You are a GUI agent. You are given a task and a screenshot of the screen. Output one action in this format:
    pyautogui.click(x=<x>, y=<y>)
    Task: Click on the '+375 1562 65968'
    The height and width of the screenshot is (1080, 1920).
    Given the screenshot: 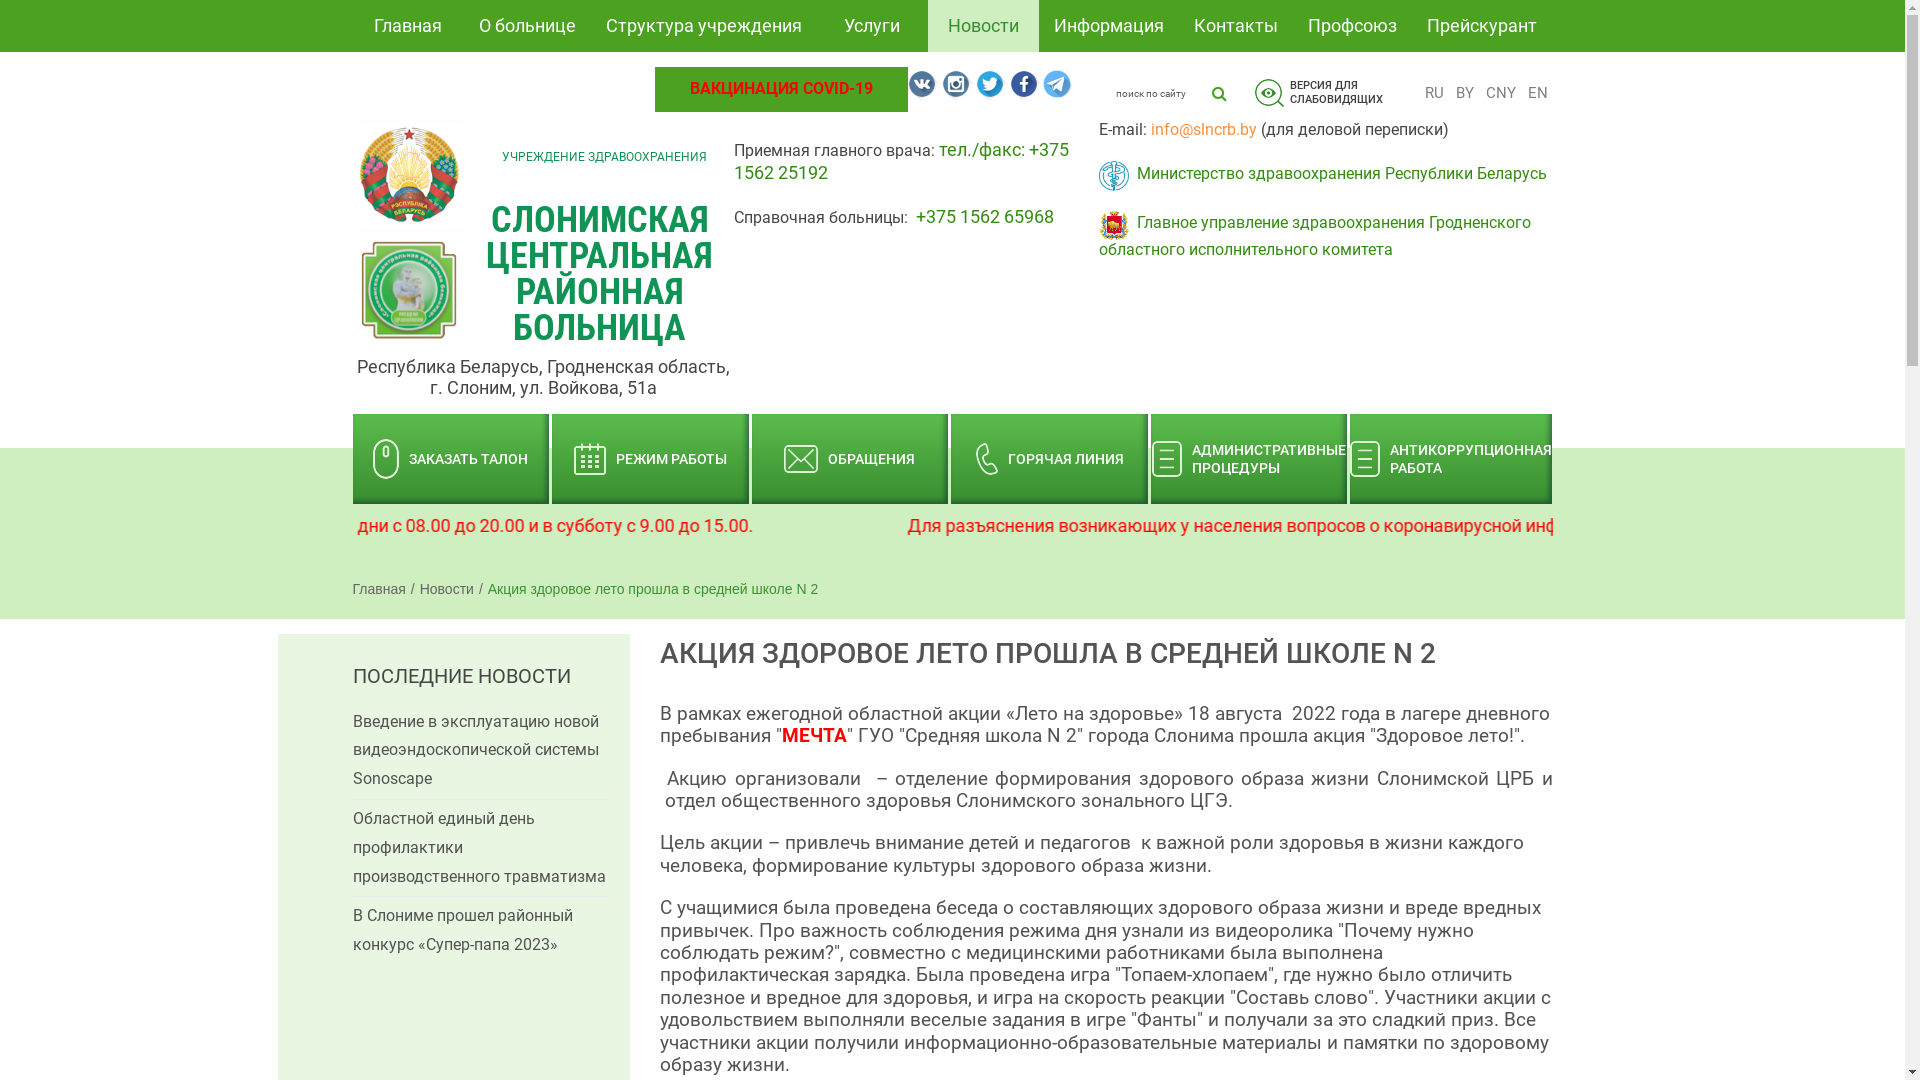 What is the action you would take?
    pyautogui.click(x=984, y=216)
    